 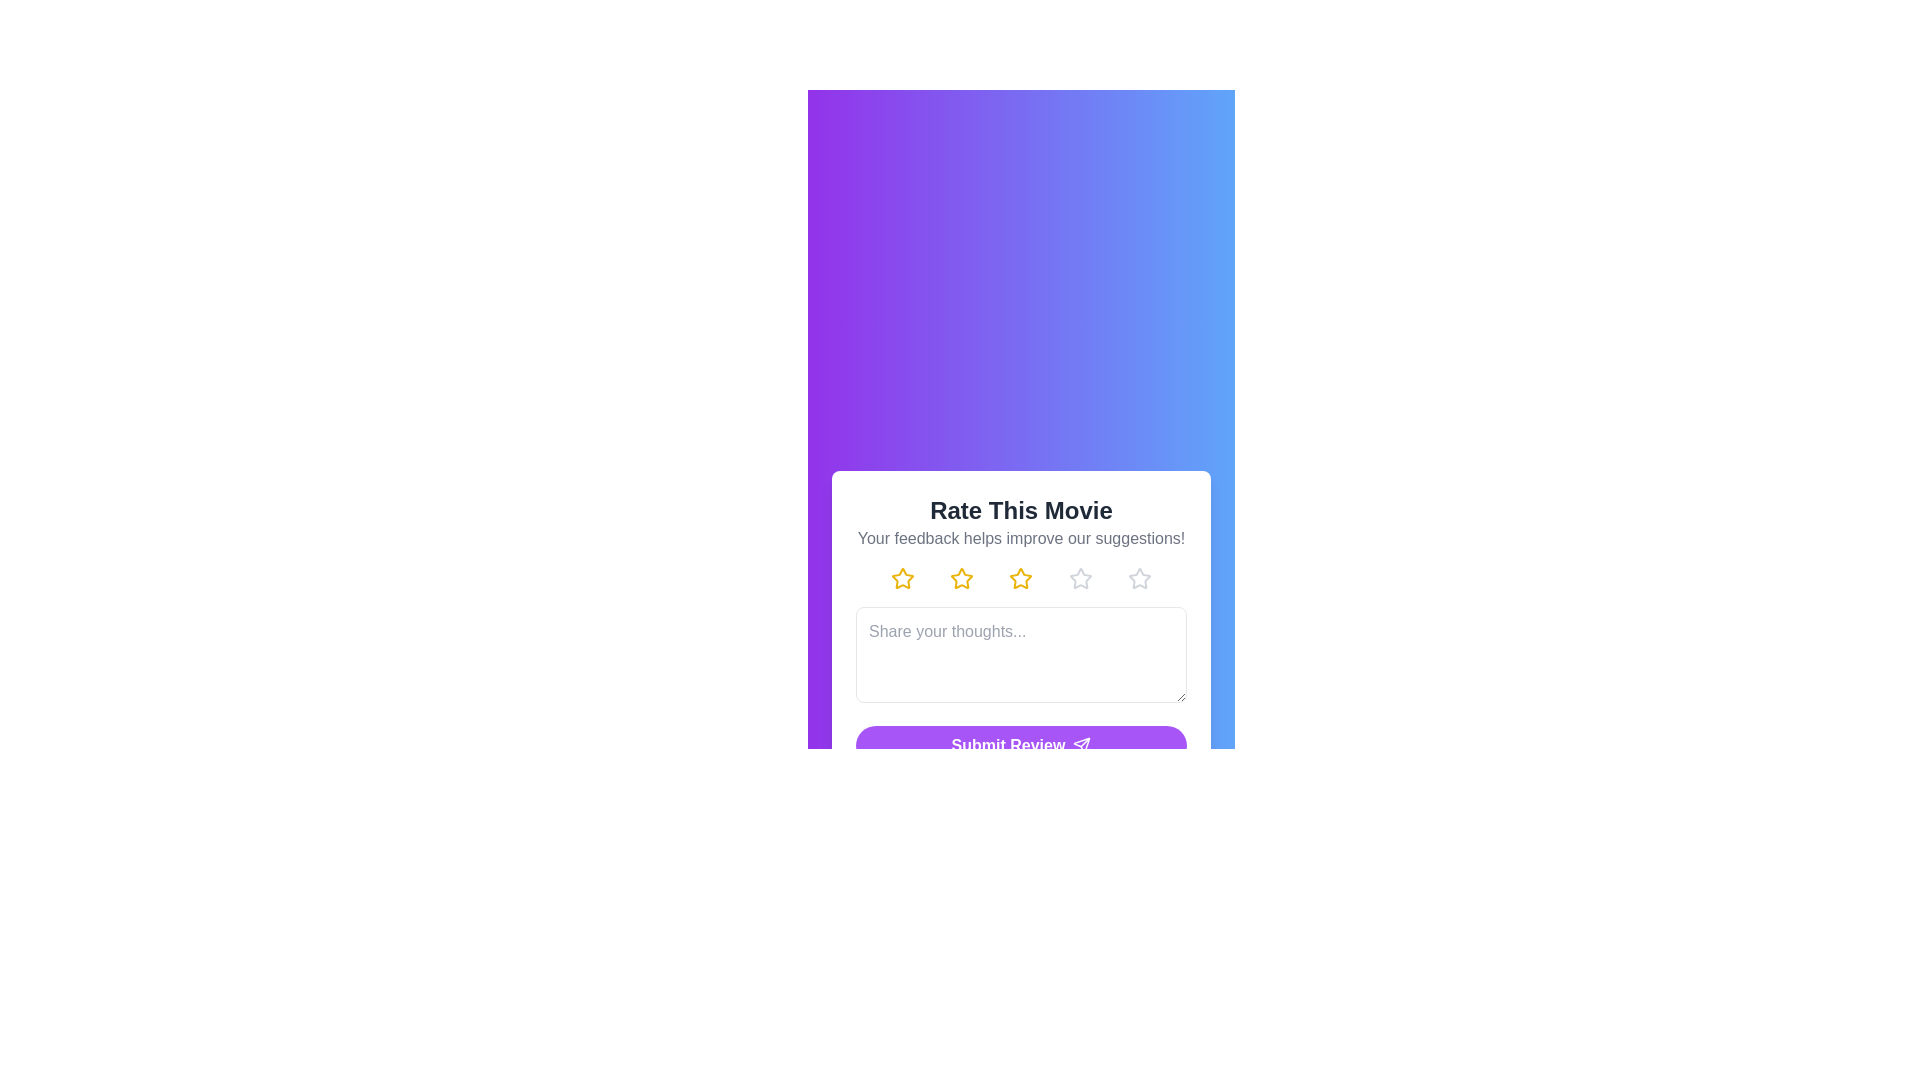 What do you see at coordinates (1021, 521) in the screenshot?
I see `the 'Rate This Movie' text label, which is positioned at the top-center of its card layout, above the rating stars and text input field` at bounding box center [1021, 521].